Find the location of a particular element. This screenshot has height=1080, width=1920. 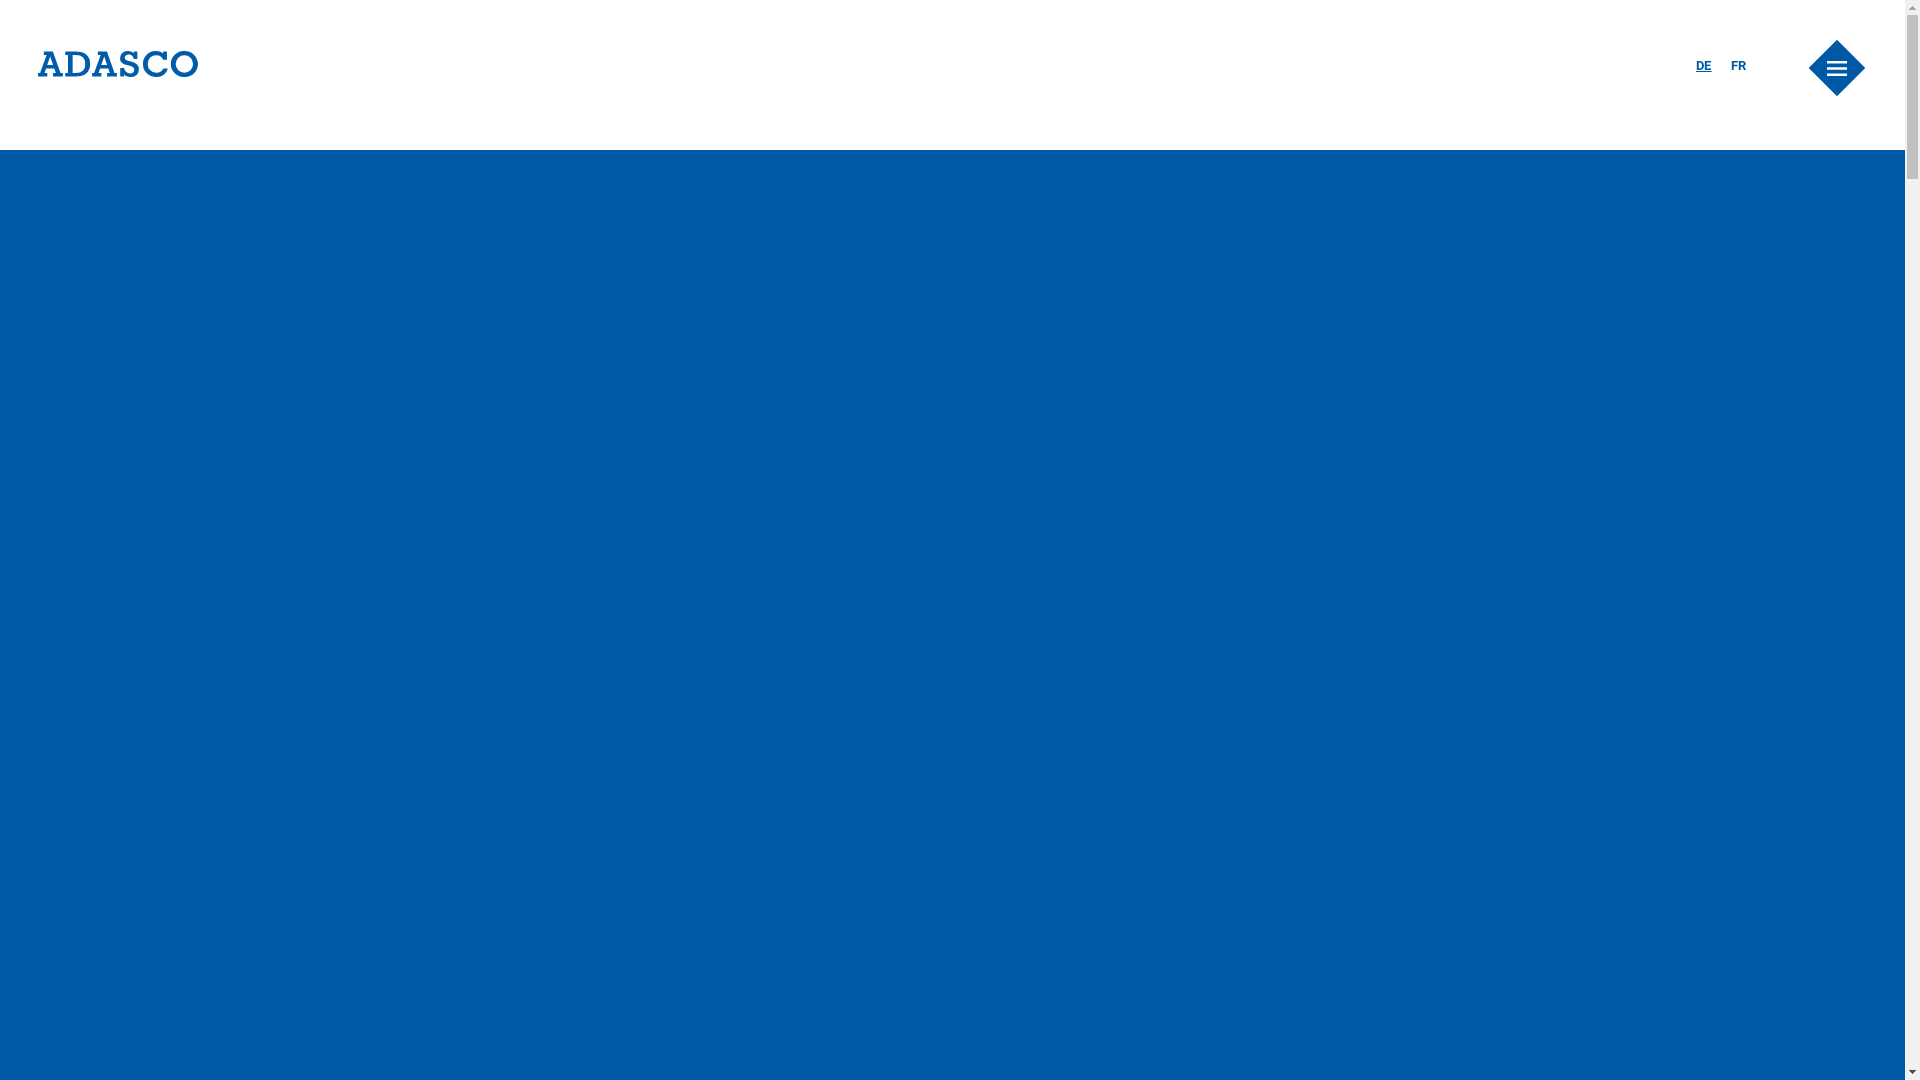

'DE' is located at coordinates (1703, 64).